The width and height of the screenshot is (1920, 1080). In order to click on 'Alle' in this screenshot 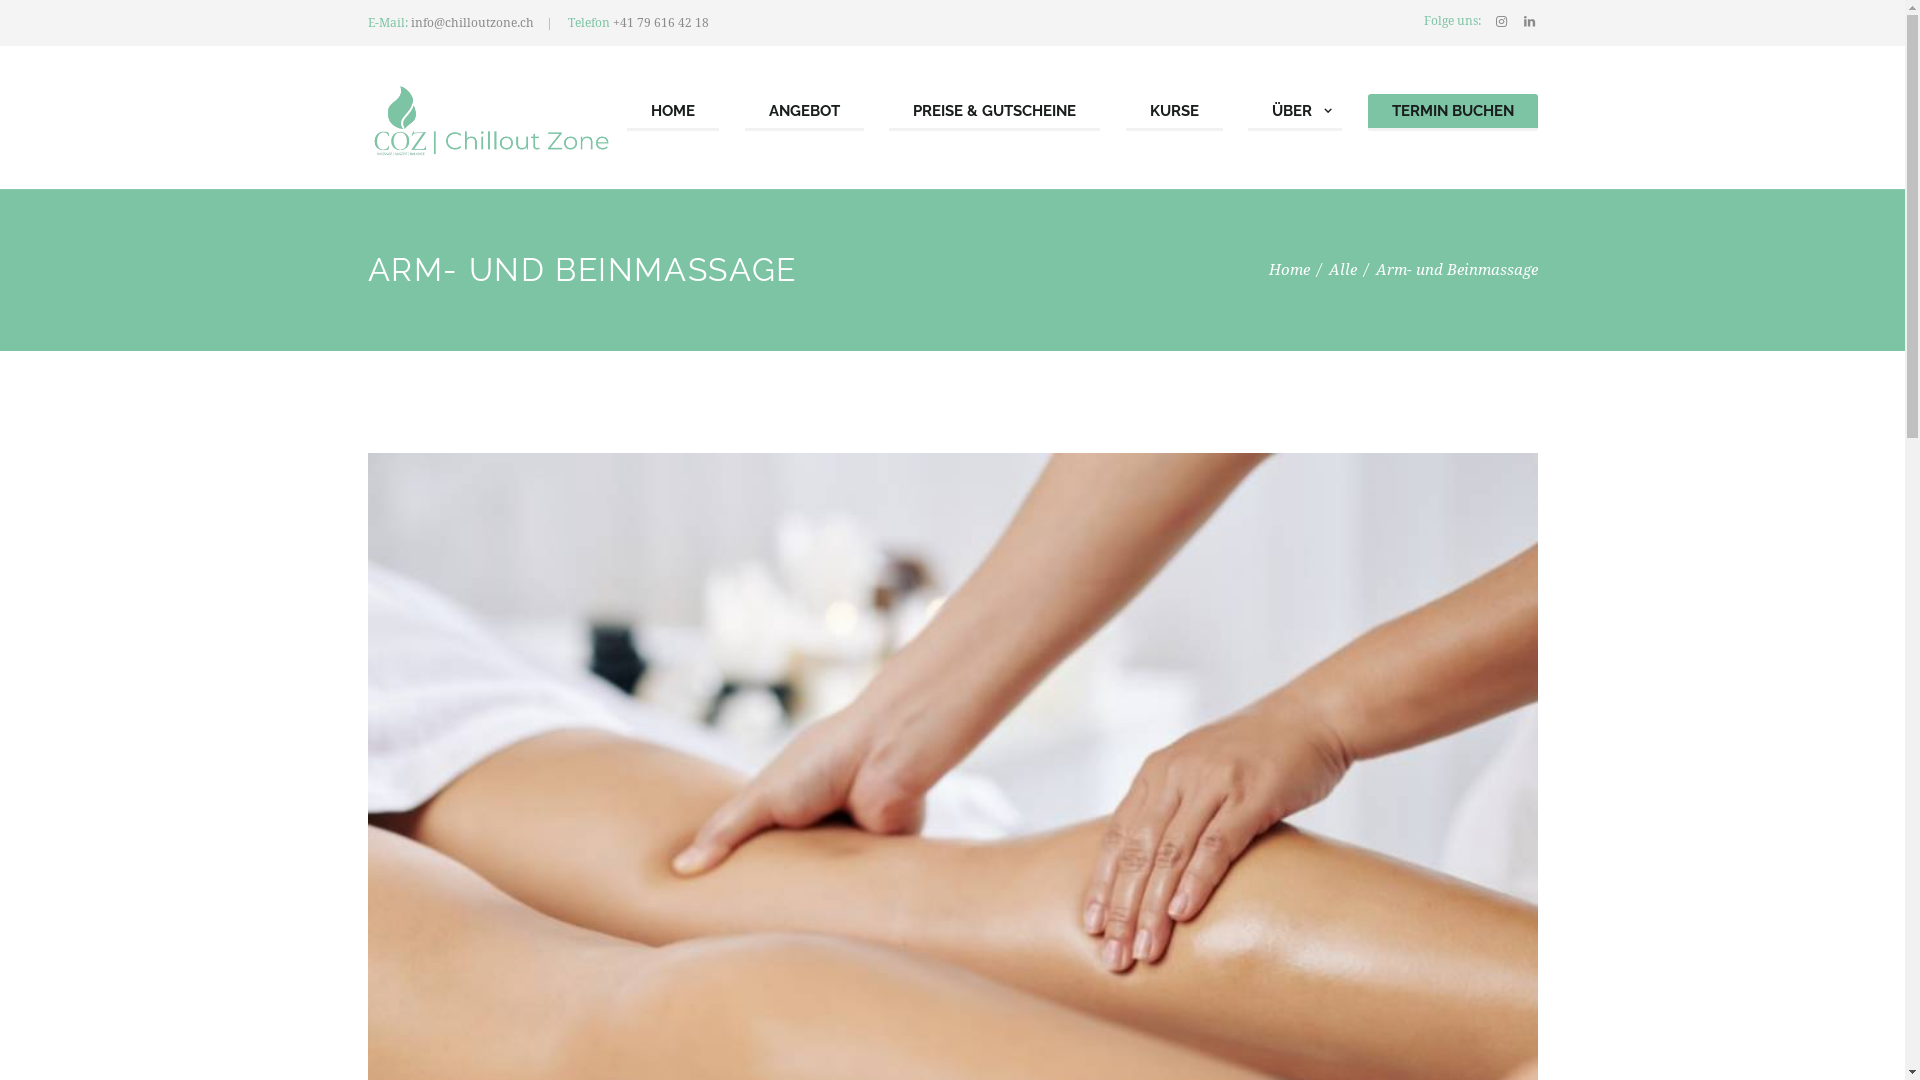, I will do `click(1342, 270)`.